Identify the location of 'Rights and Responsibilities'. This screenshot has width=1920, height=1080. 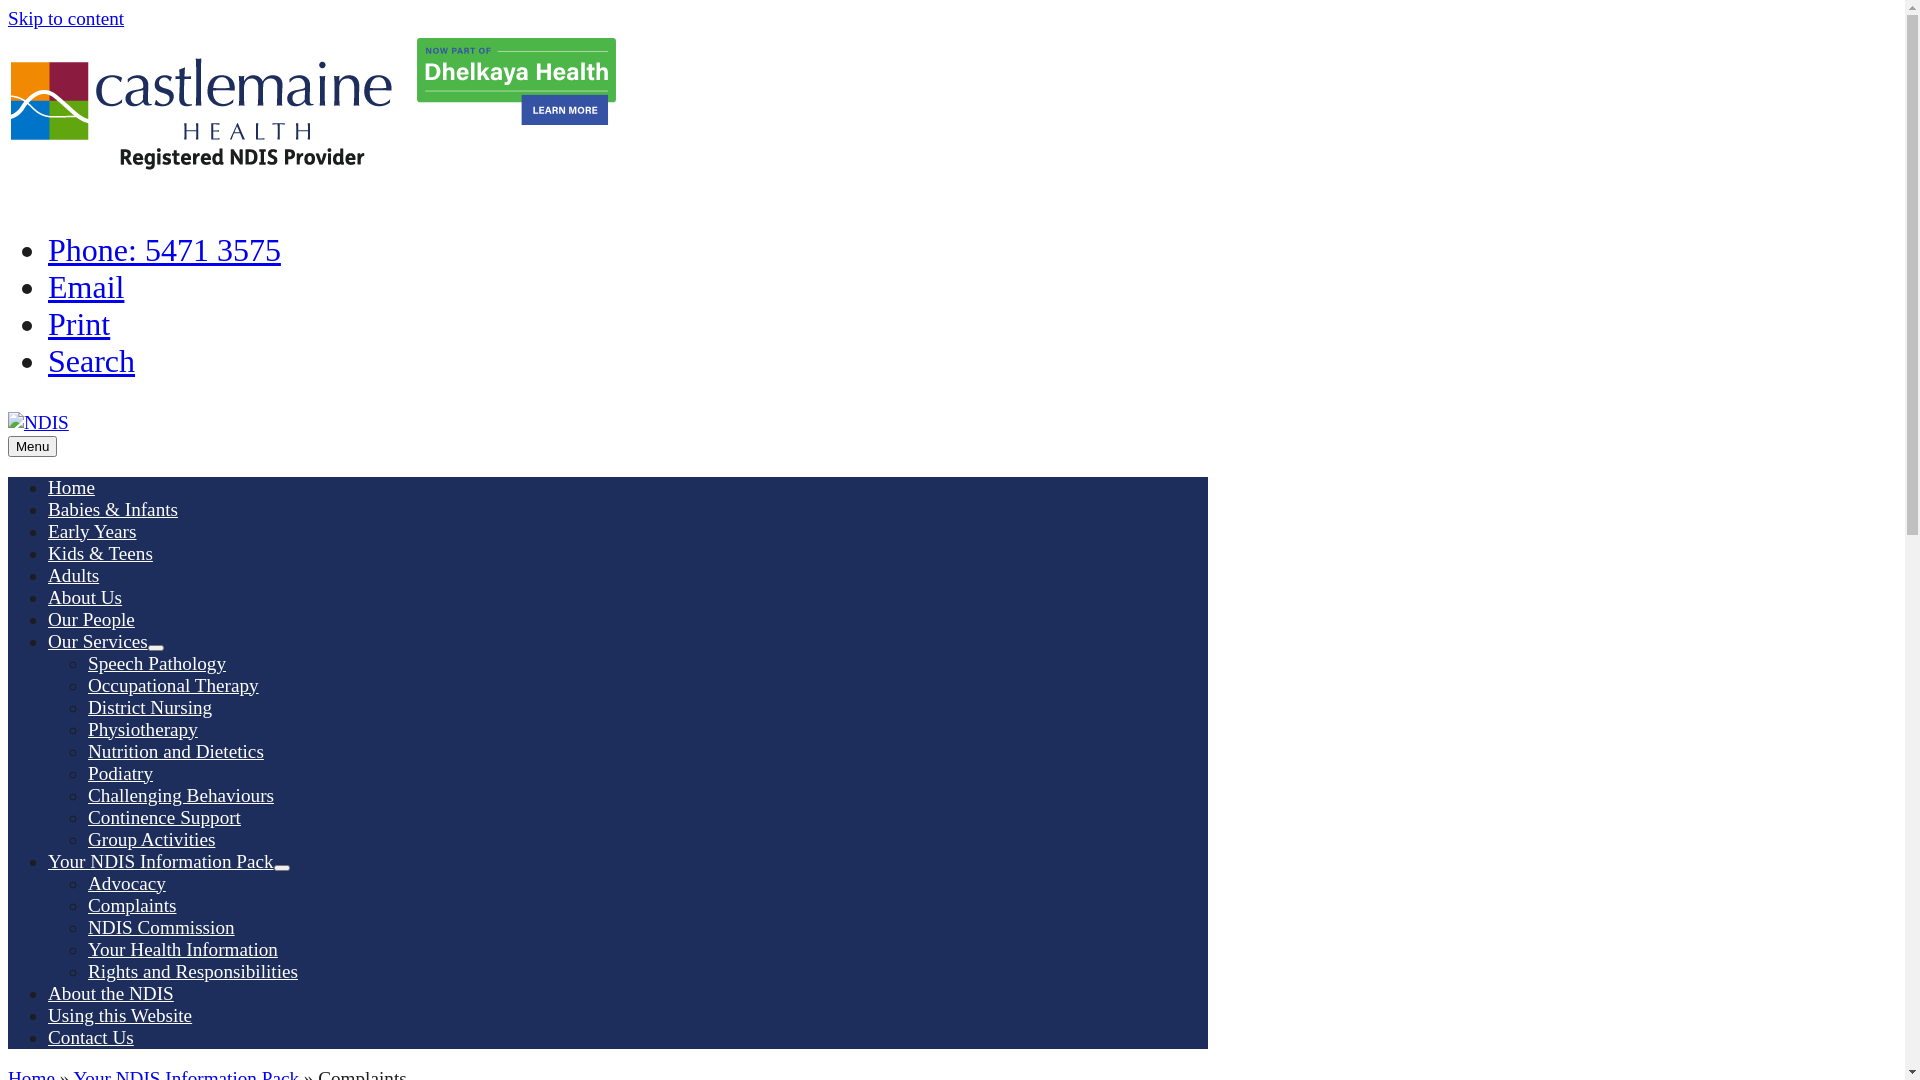
(192, 970).